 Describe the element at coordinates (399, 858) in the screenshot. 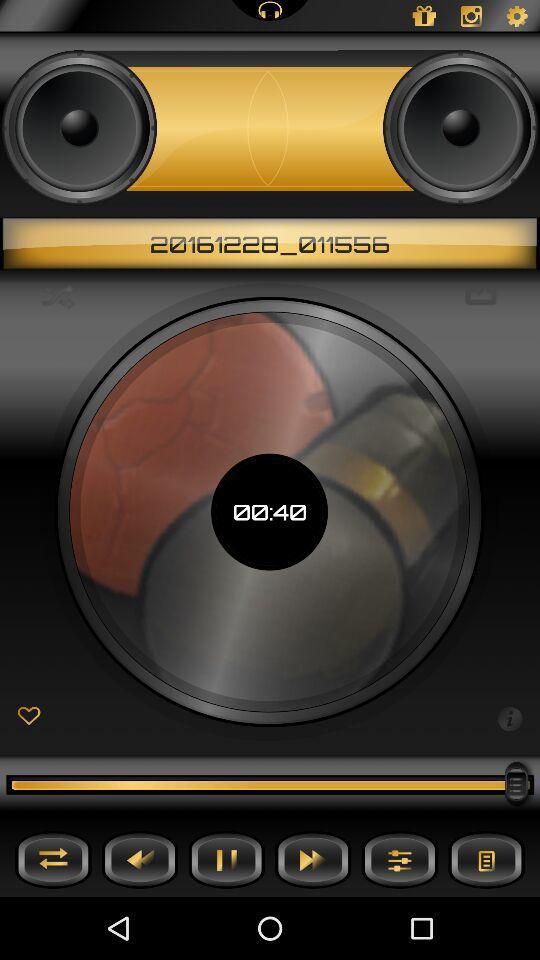

I see `options` at that location.